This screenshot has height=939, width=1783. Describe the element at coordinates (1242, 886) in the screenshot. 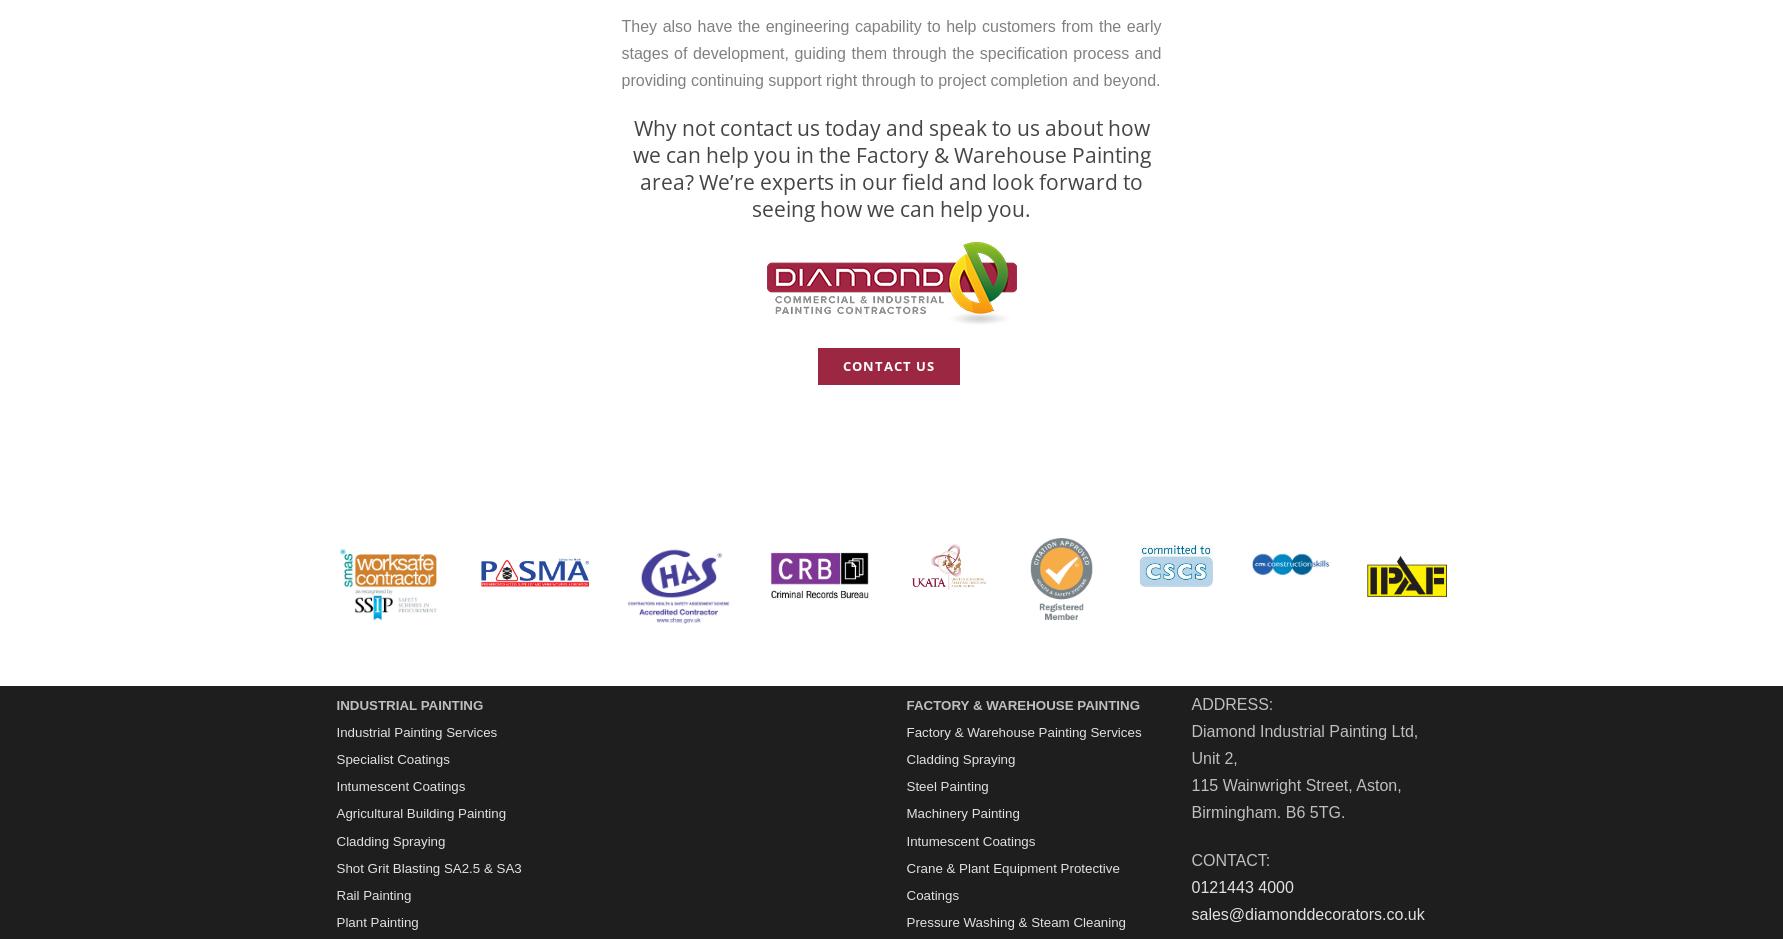

I see `'0121443 4000'` at that location.